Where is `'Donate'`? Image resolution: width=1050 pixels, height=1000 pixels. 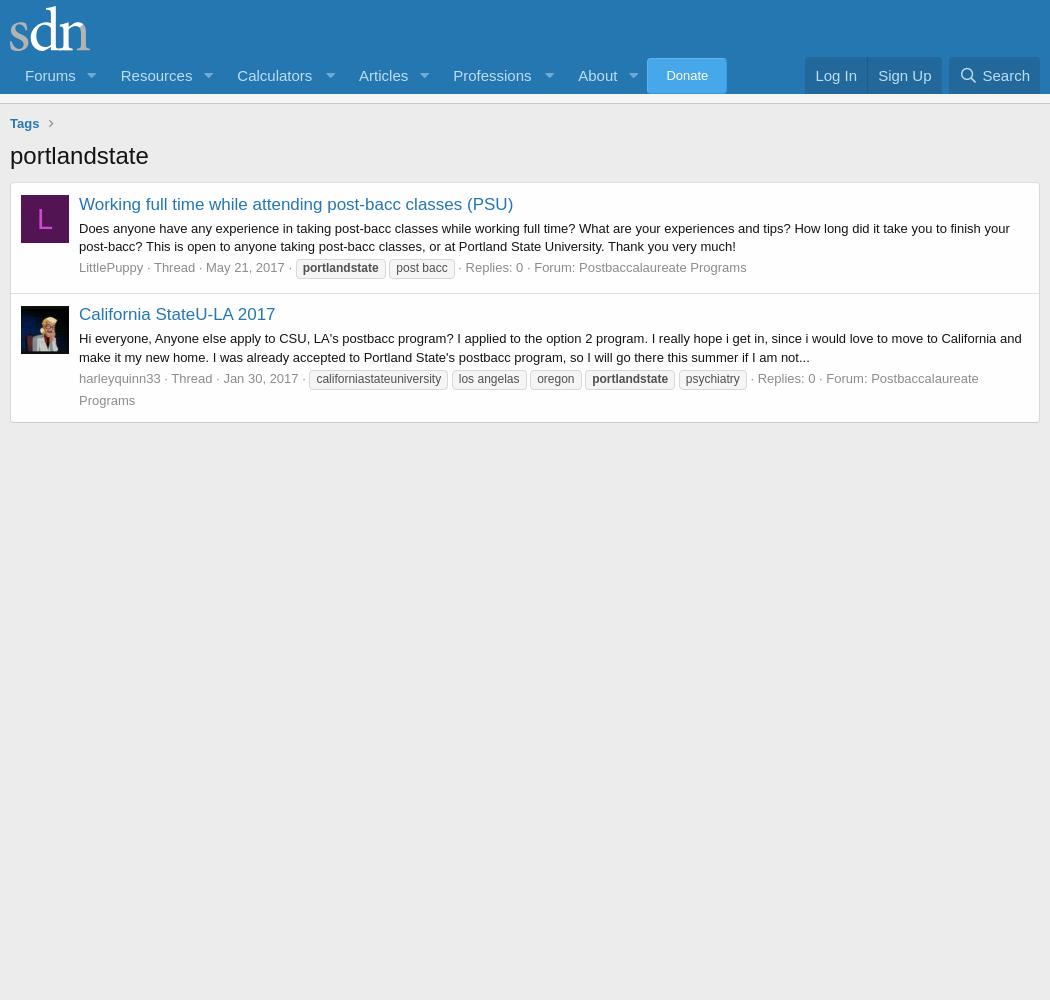
'Donate' is located at coordinates (687, 73).